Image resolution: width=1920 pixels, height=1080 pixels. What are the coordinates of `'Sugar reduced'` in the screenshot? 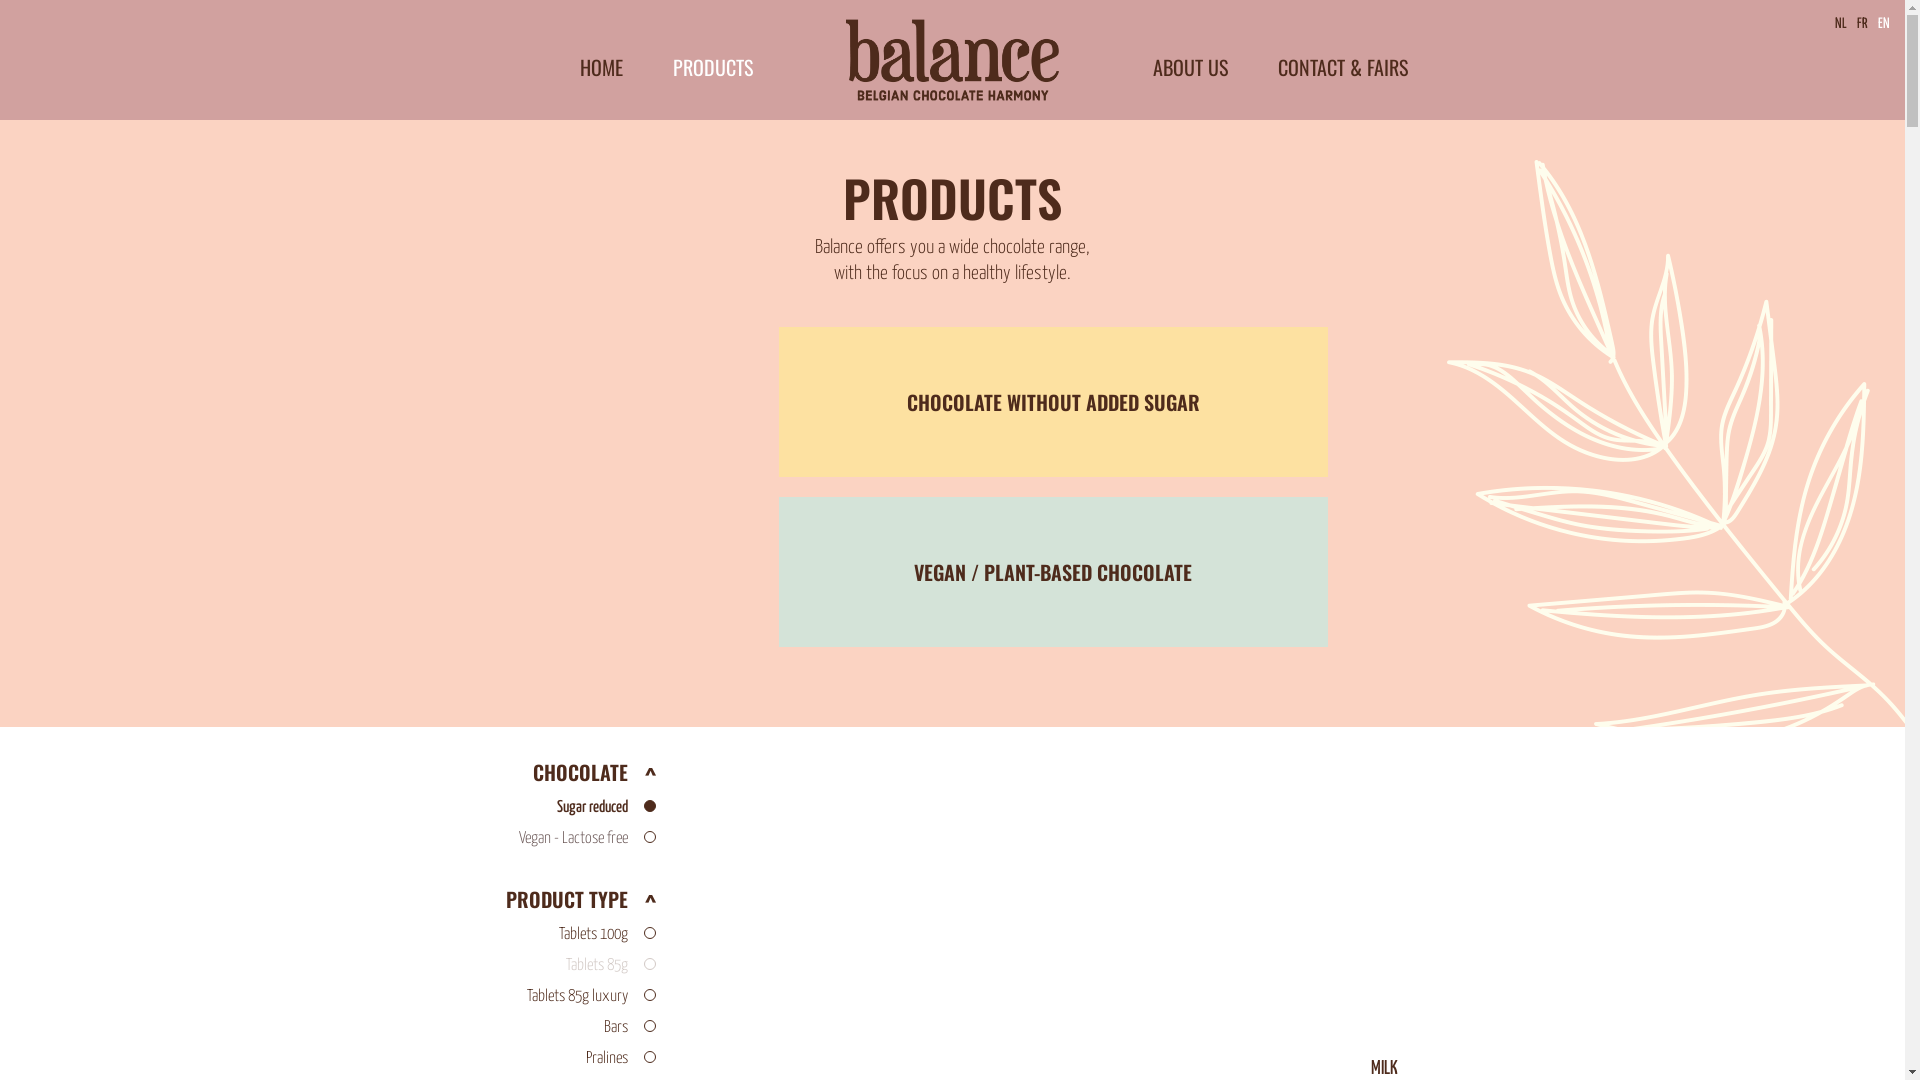 It's located at (524, 806).